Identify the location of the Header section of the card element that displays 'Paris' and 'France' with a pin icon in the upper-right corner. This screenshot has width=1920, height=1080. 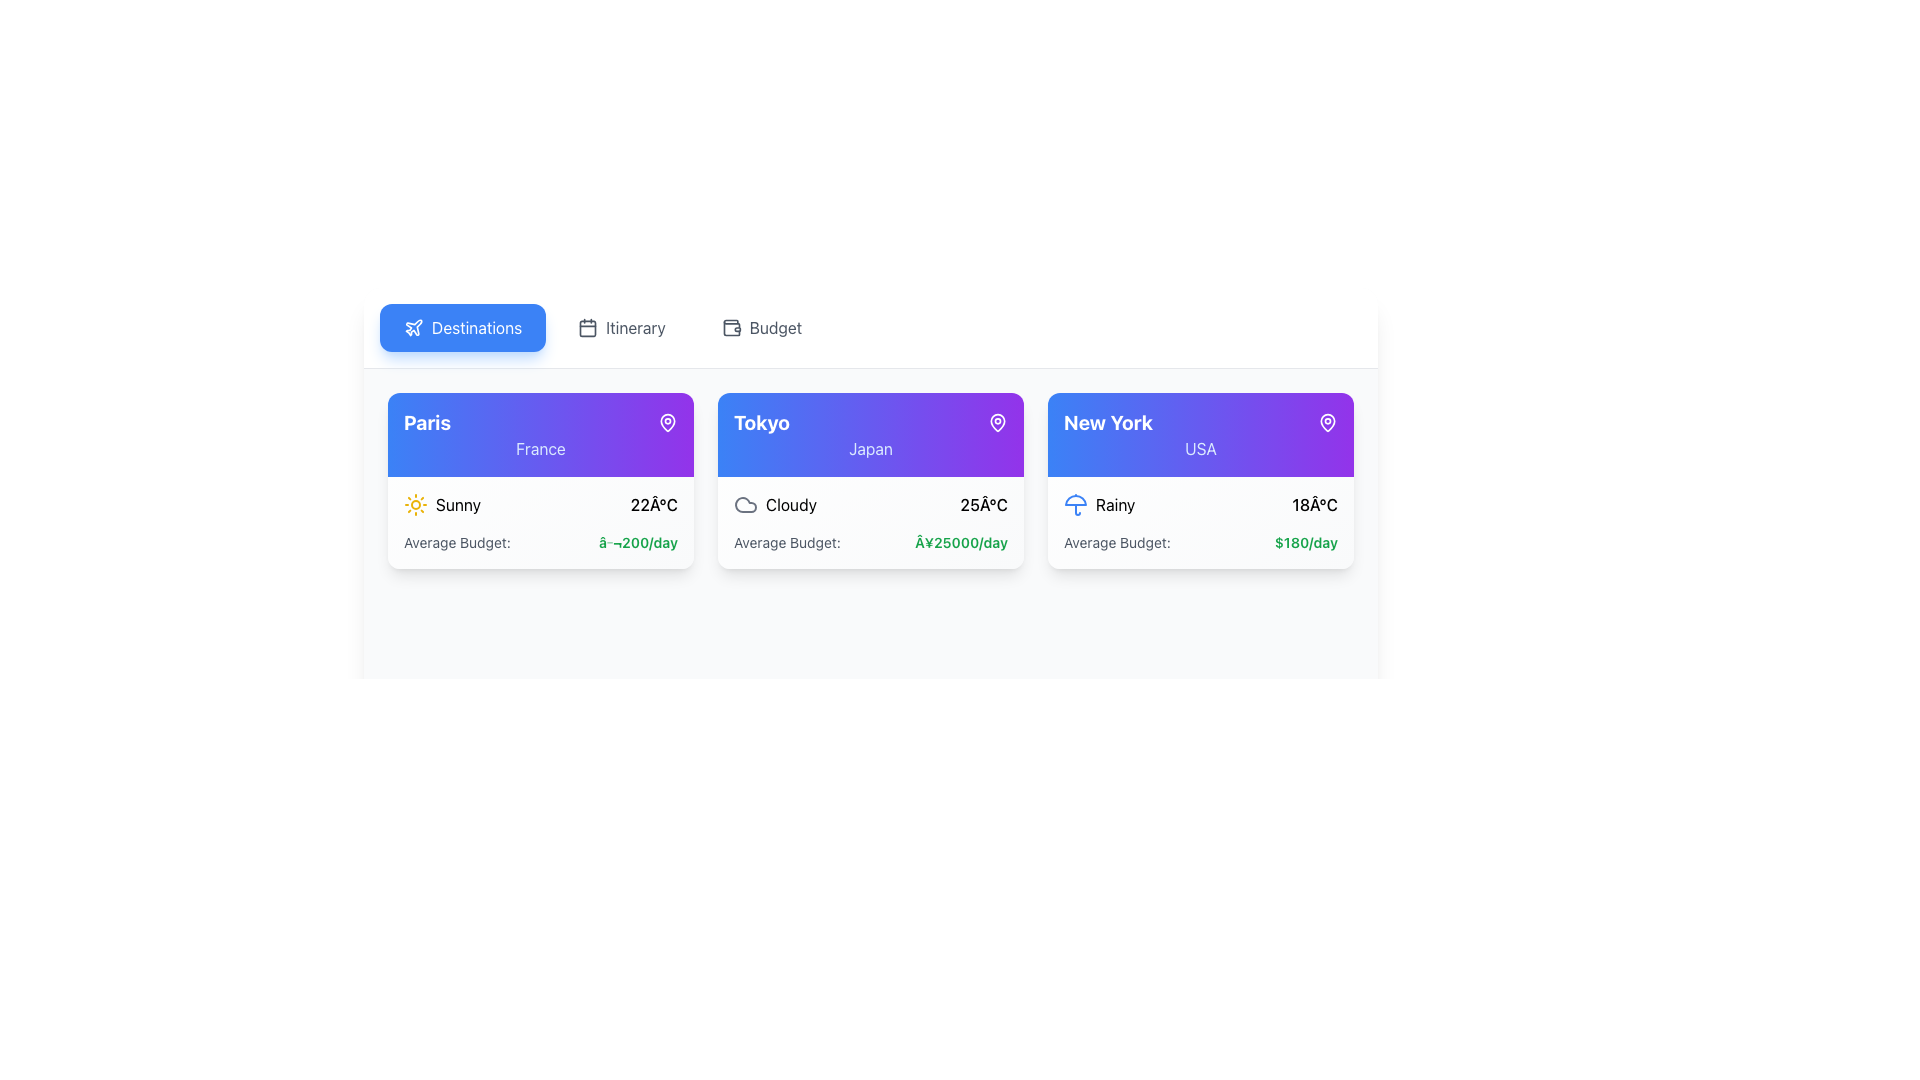
(541, 434).